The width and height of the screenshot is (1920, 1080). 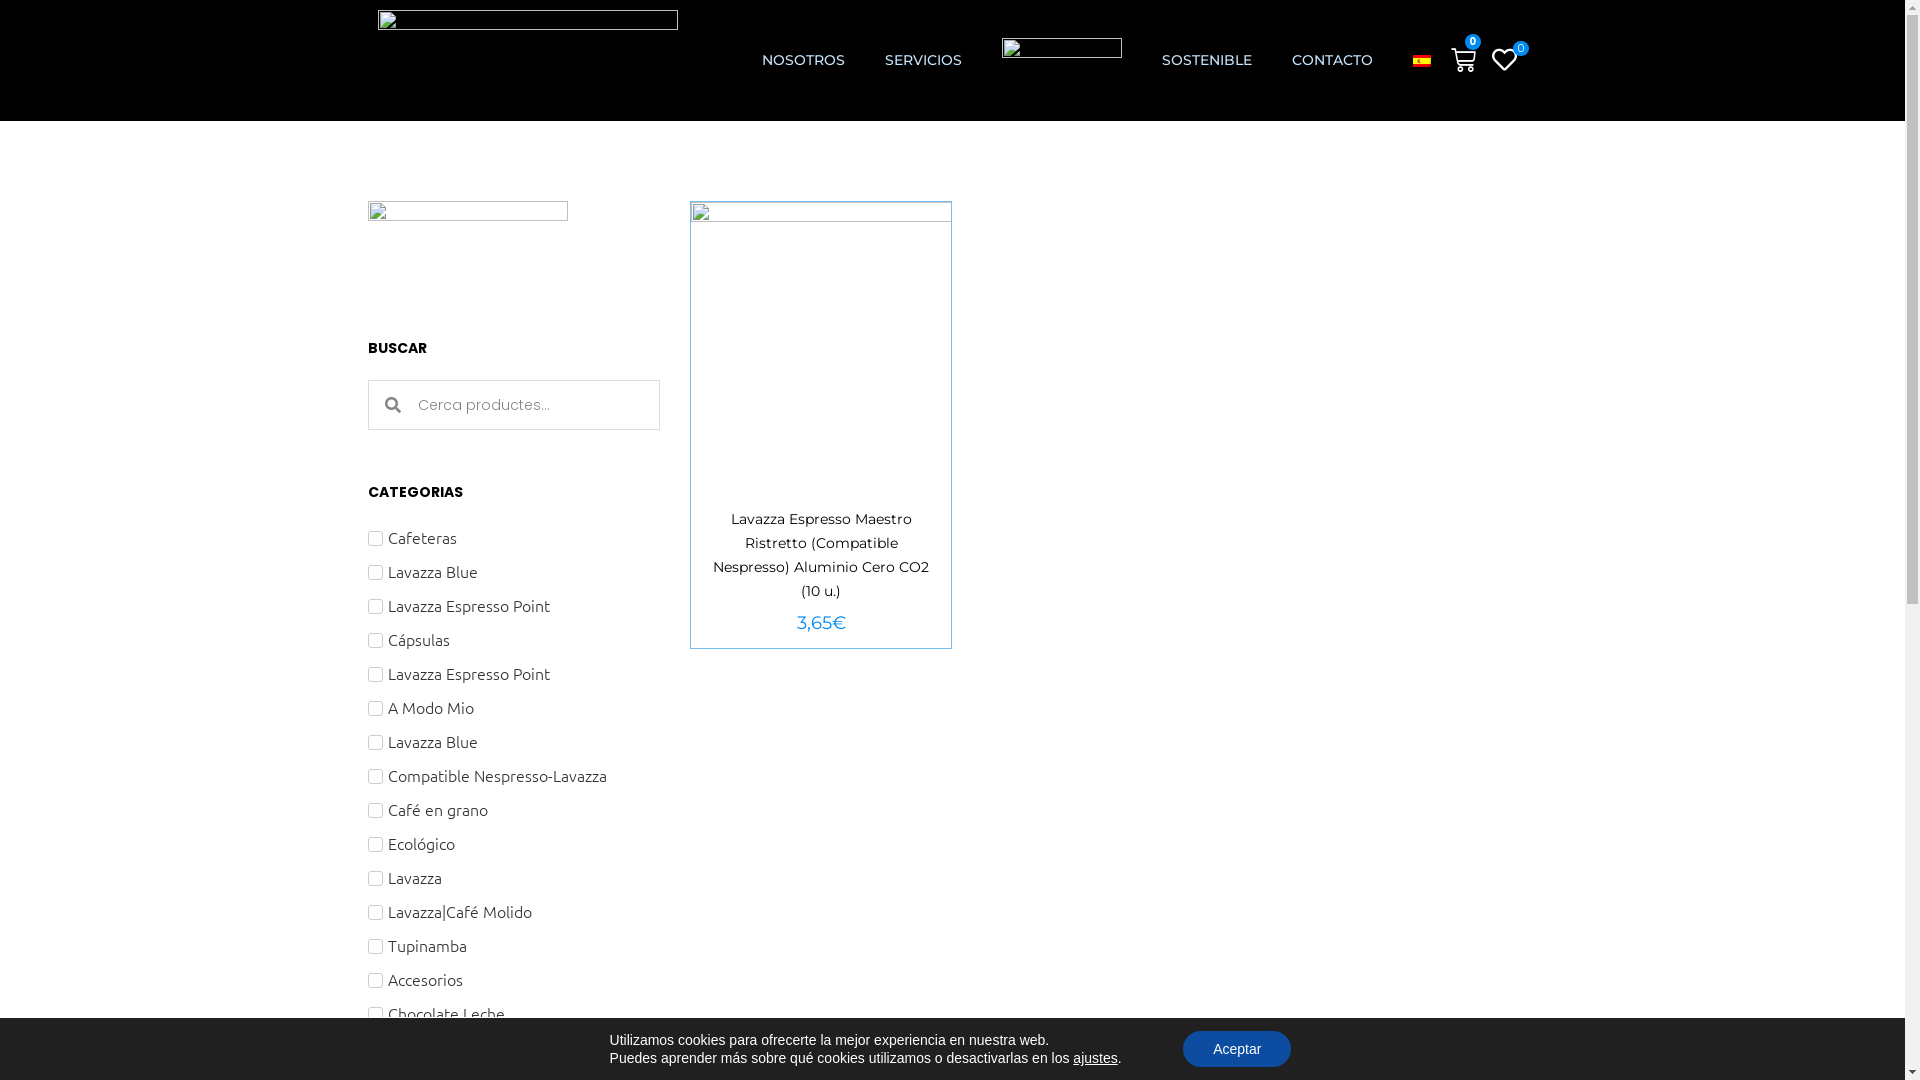 I want to click on 'NOSOTROS', so click(x=803, y=59).